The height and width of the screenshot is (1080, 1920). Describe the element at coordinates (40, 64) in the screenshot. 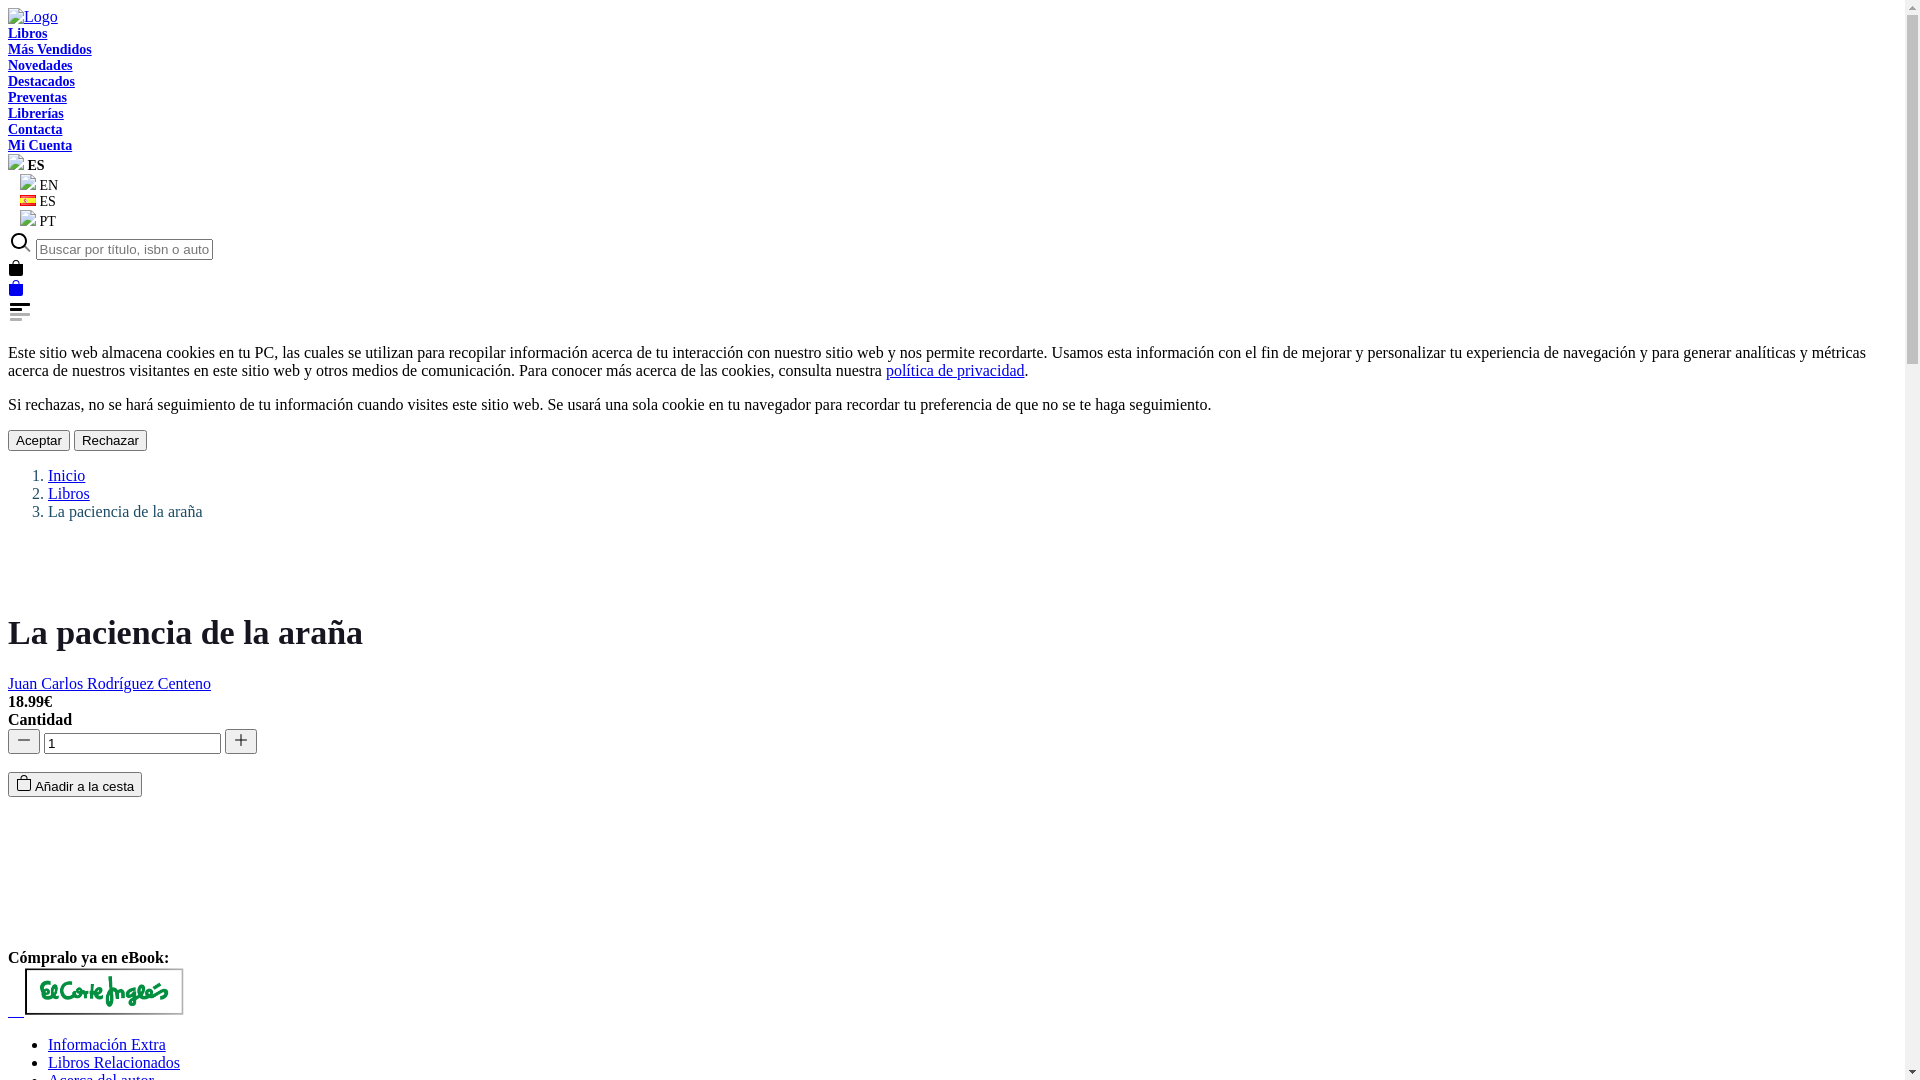

I see `'Novedades'` at that location.